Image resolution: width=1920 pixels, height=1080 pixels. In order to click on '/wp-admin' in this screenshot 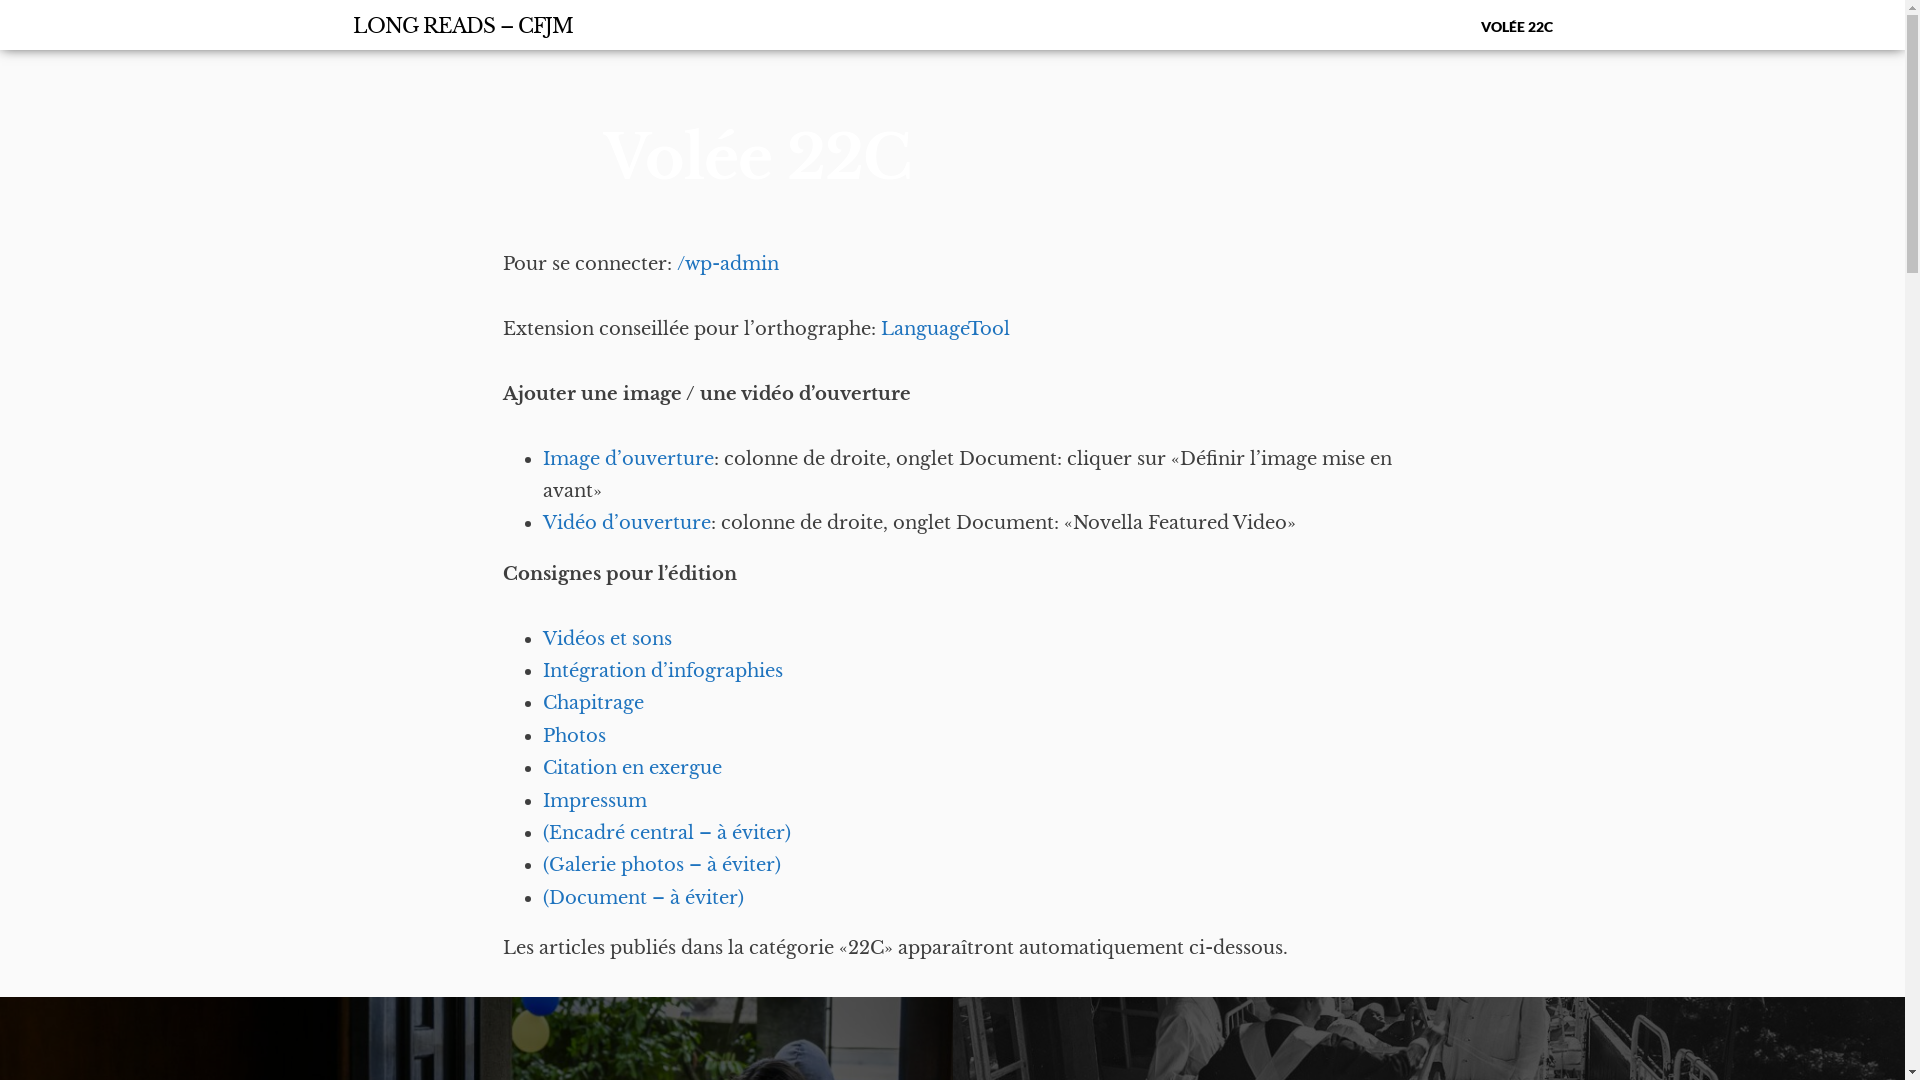, I will do `click(676, 262)`.